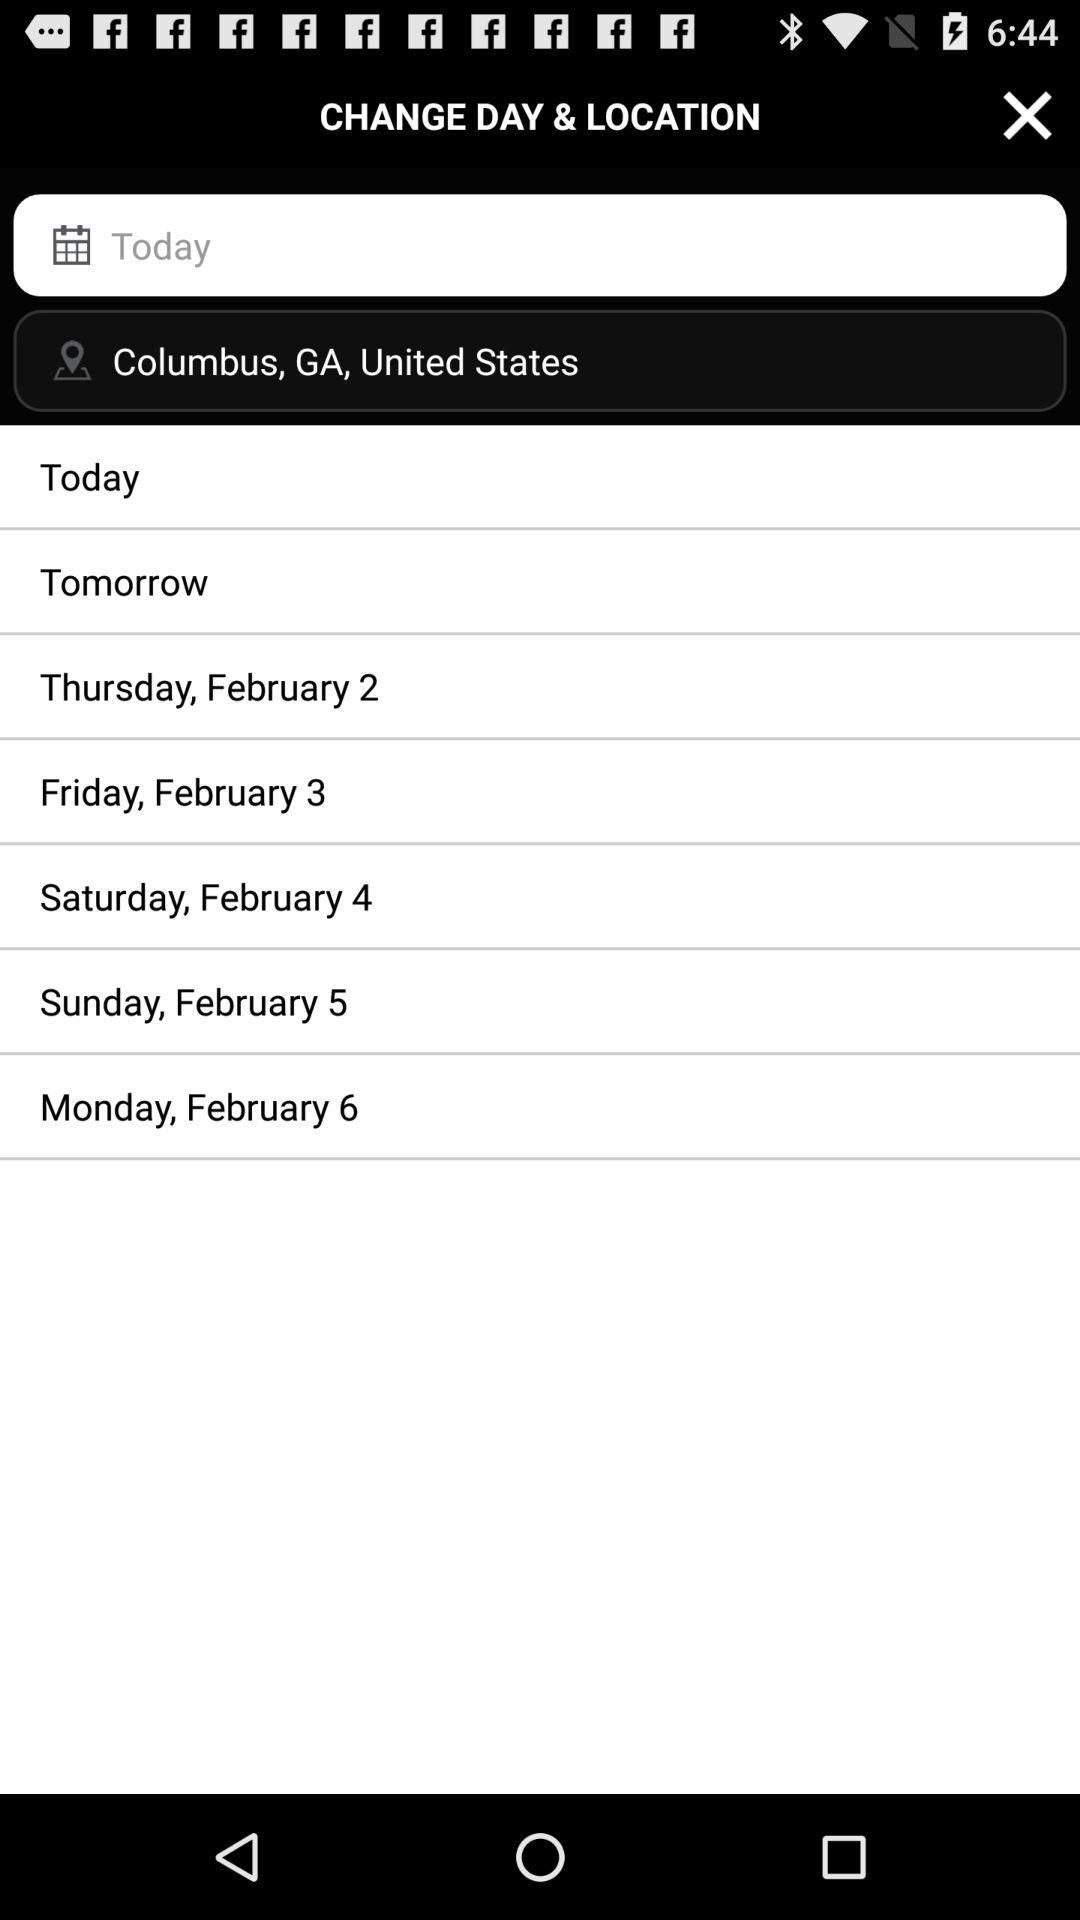 Image resolution: width=1080 pixels, height=1920 pixels. Describe the element at coordinates (540, 360) in the screenshot. I see `columbus ga united item` at that location.